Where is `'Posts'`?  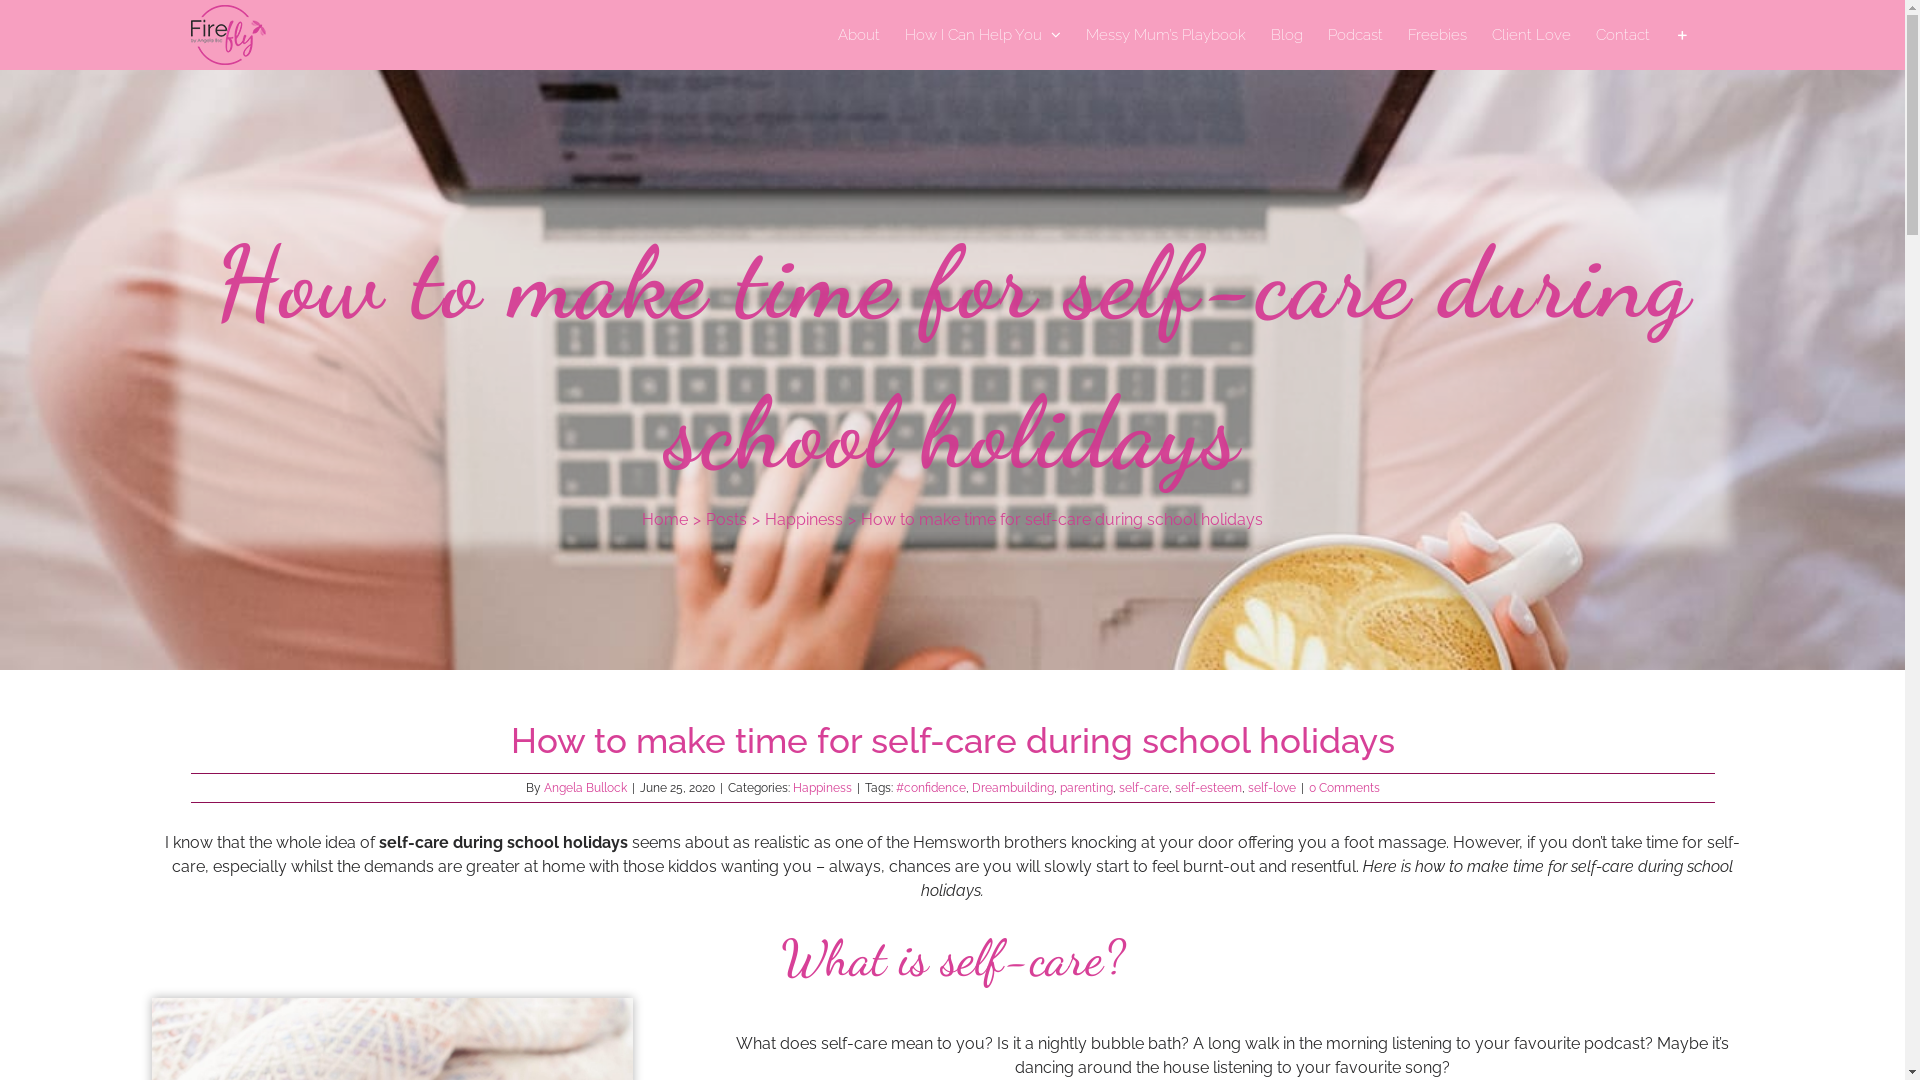
'Posts' is located at coordinates (725, 518).